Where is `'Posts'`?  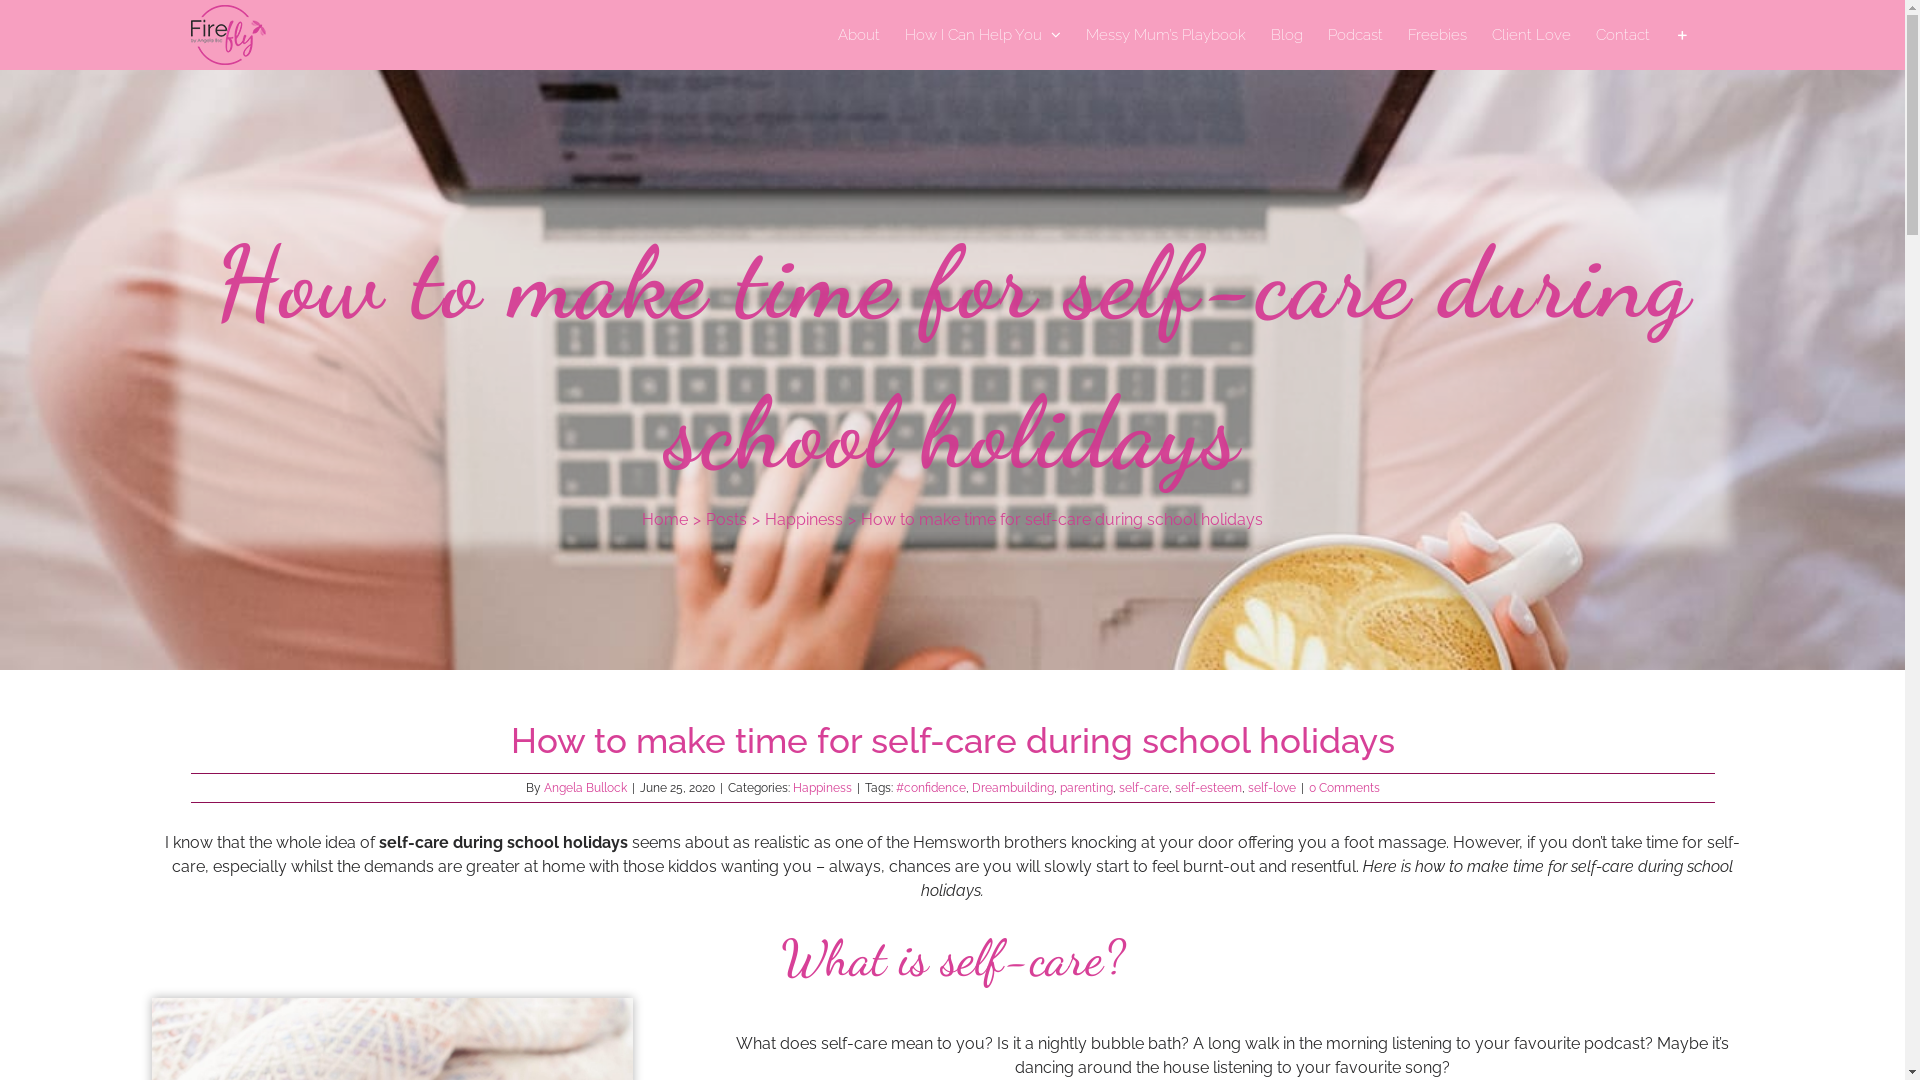
'Posts' is located at coordinates (725, 518).